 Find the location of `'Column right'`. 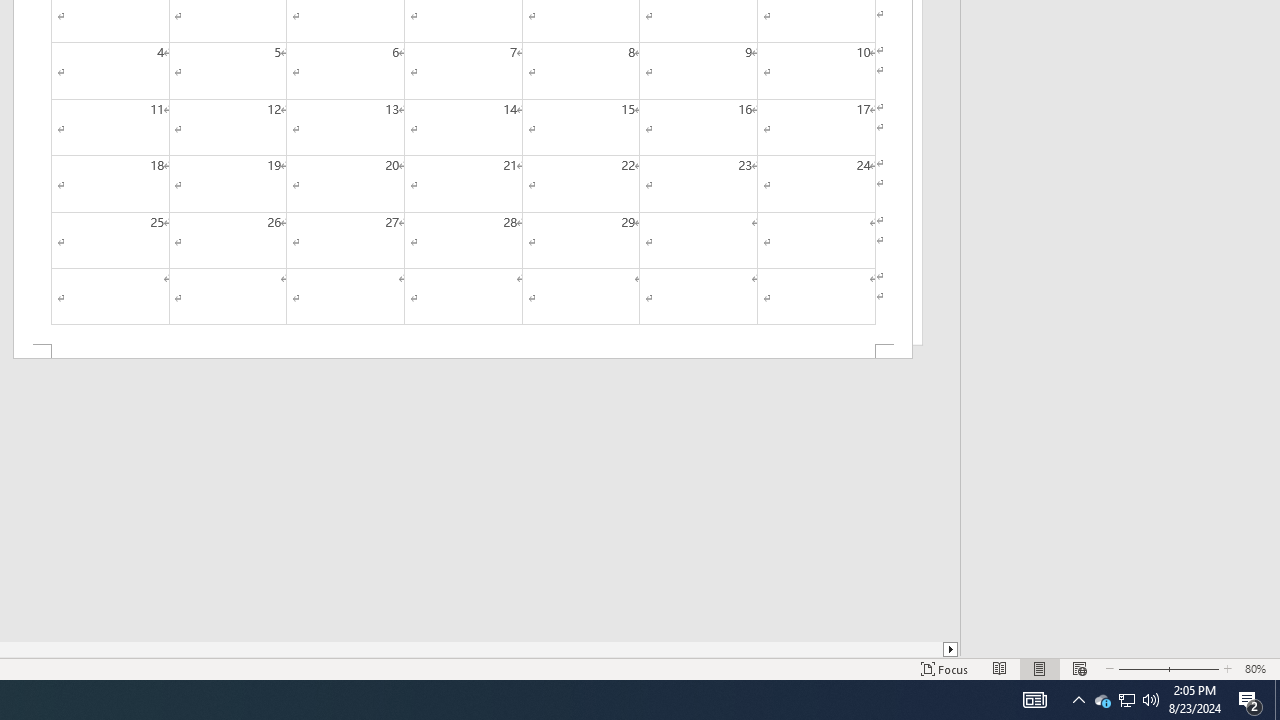

'Column right' is located at coordinates (950, 649).